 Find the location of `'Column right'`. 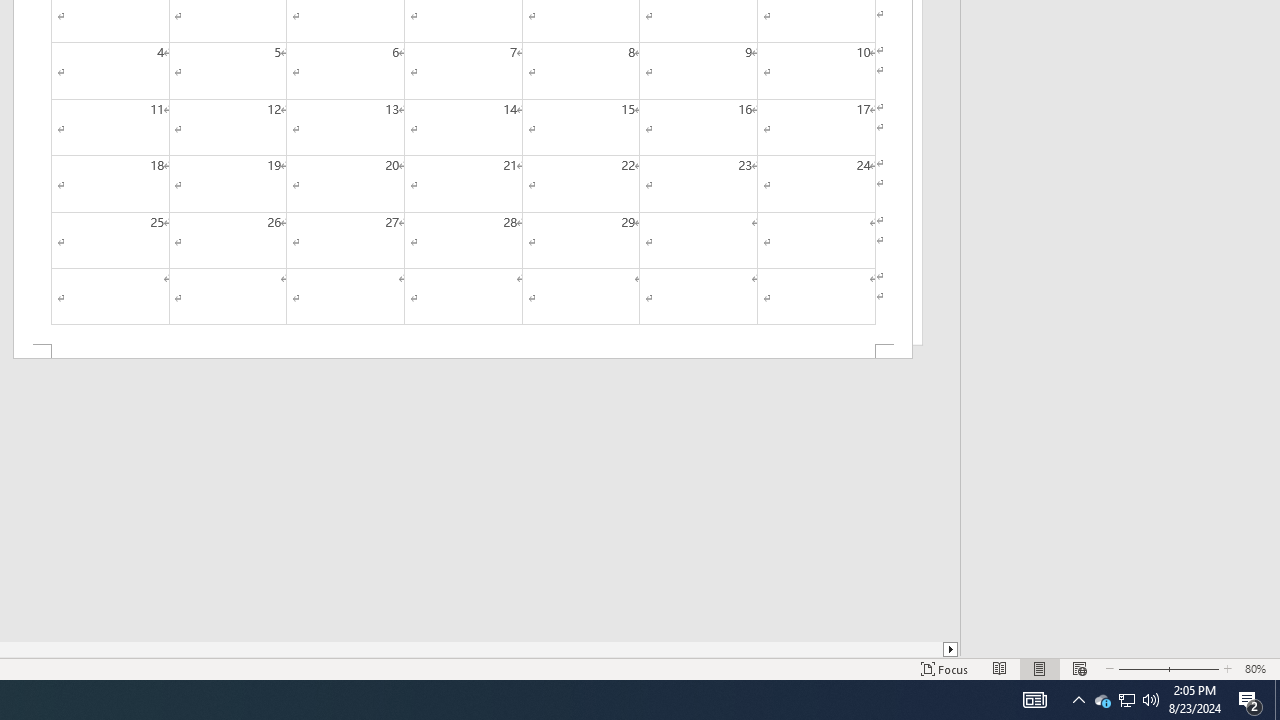

'Column right' is located at coordinates (950, 649).